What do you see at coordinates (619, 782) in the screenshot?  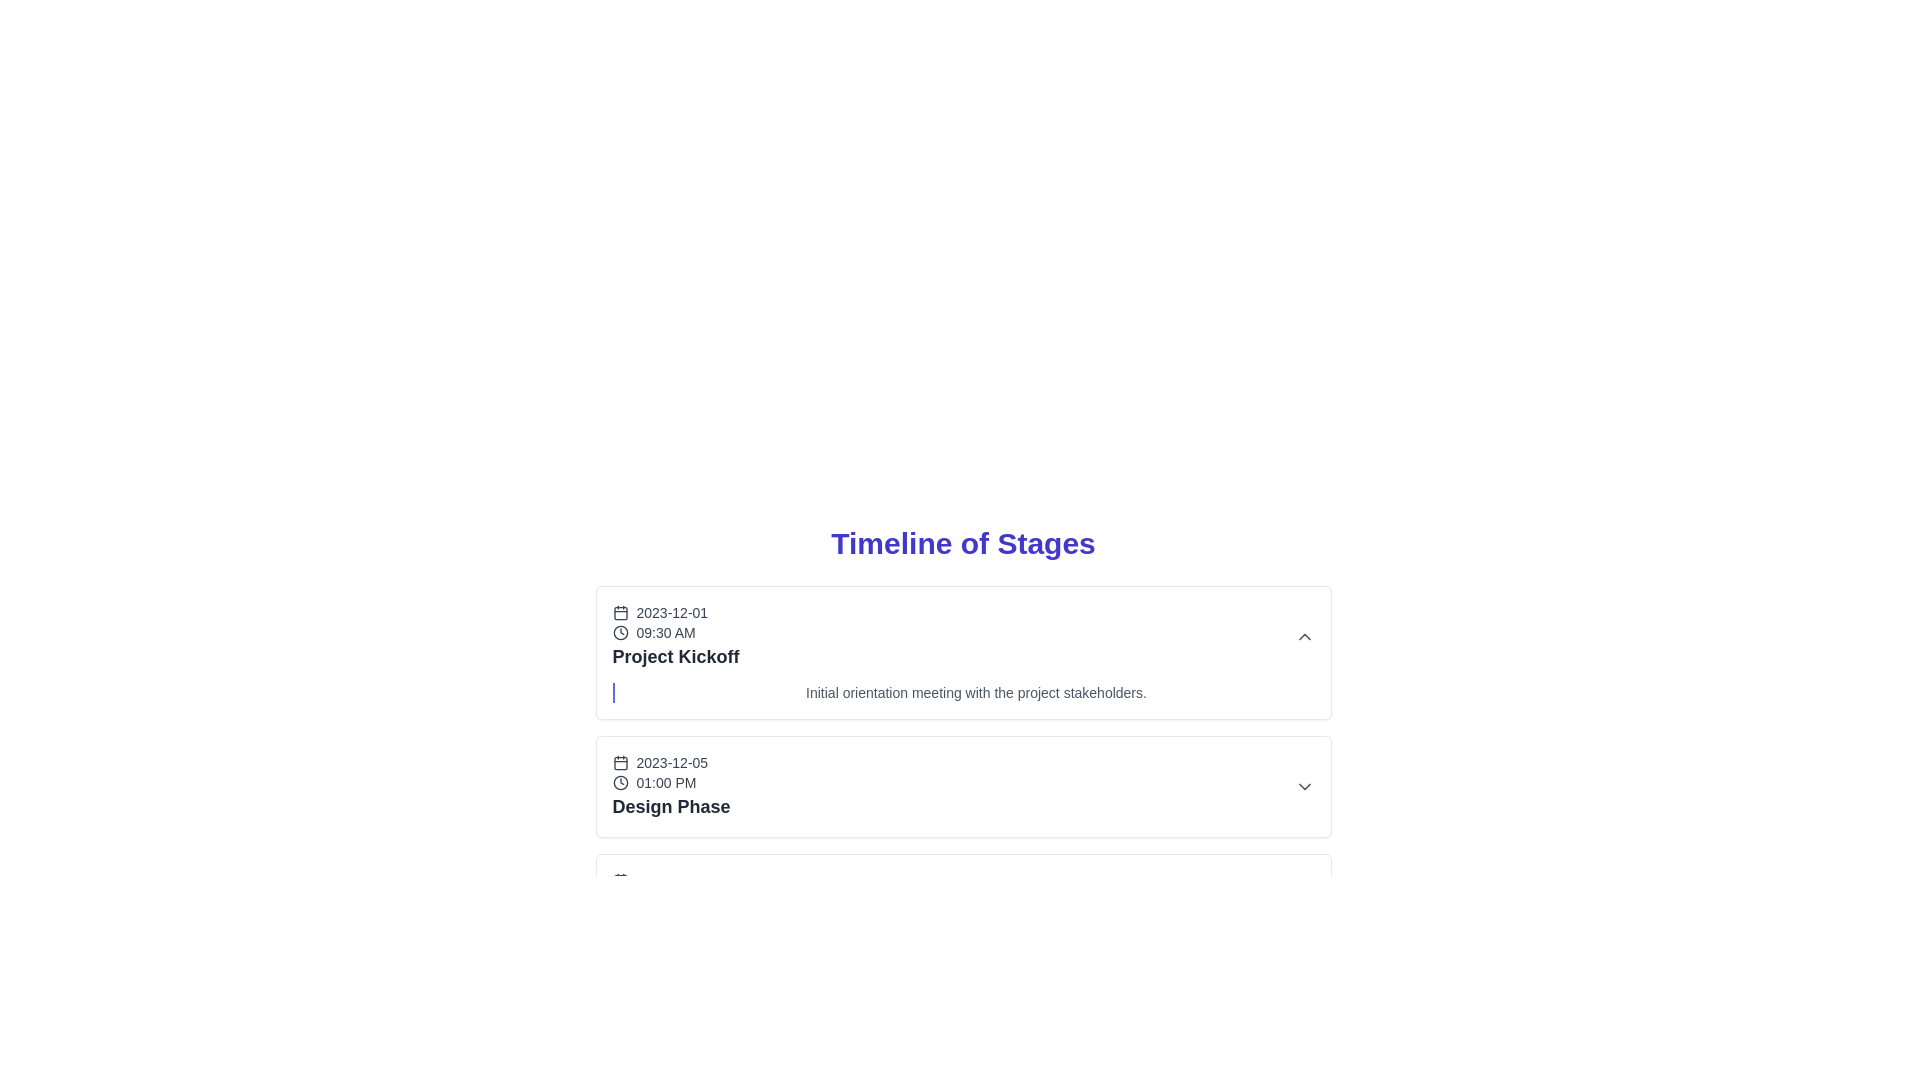 I see `the small, circular clock icon with a black outline located to the left of the text '01:00 PM' in the timeline entry` at bounding box center [619, 782].